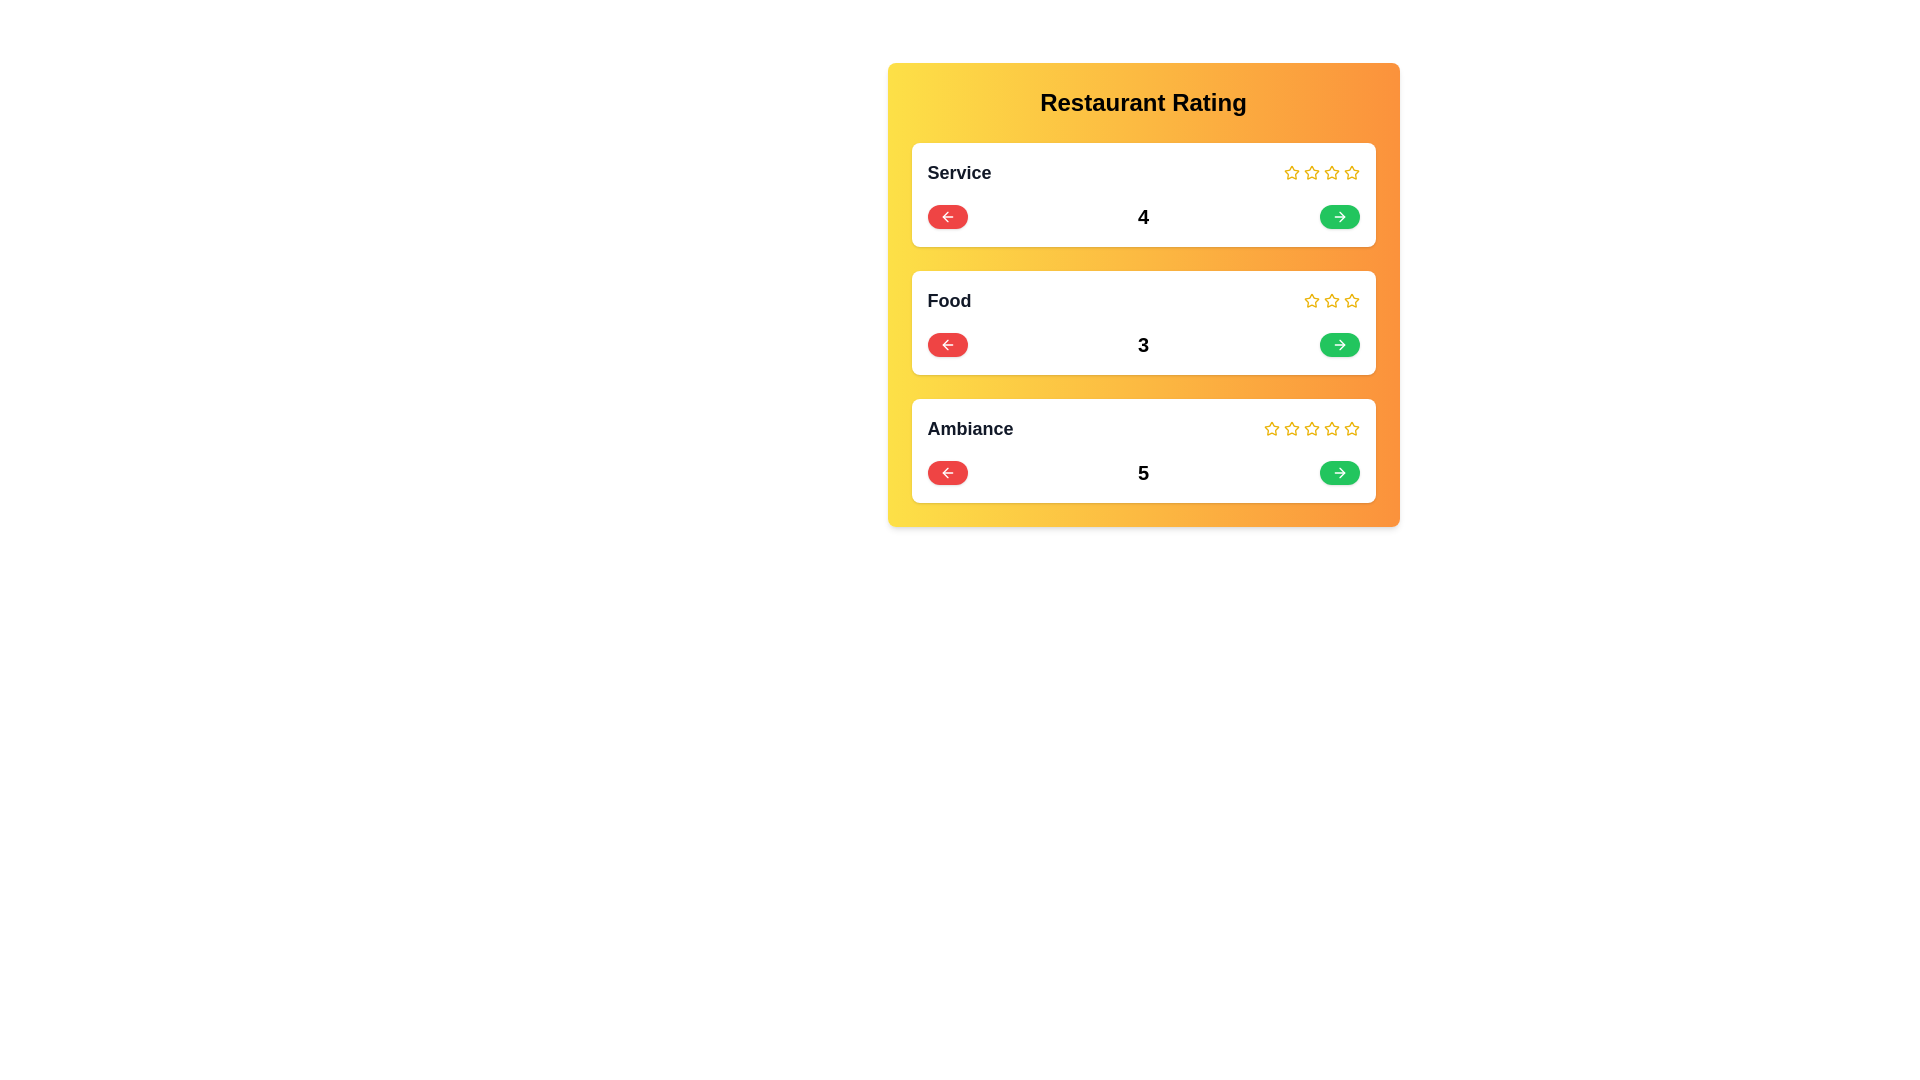  I want to click on the green circular button with a white arrow pointing to the right, located in the 'Service' row of the 'Restaurant Rating' section, so click(1339, 216).